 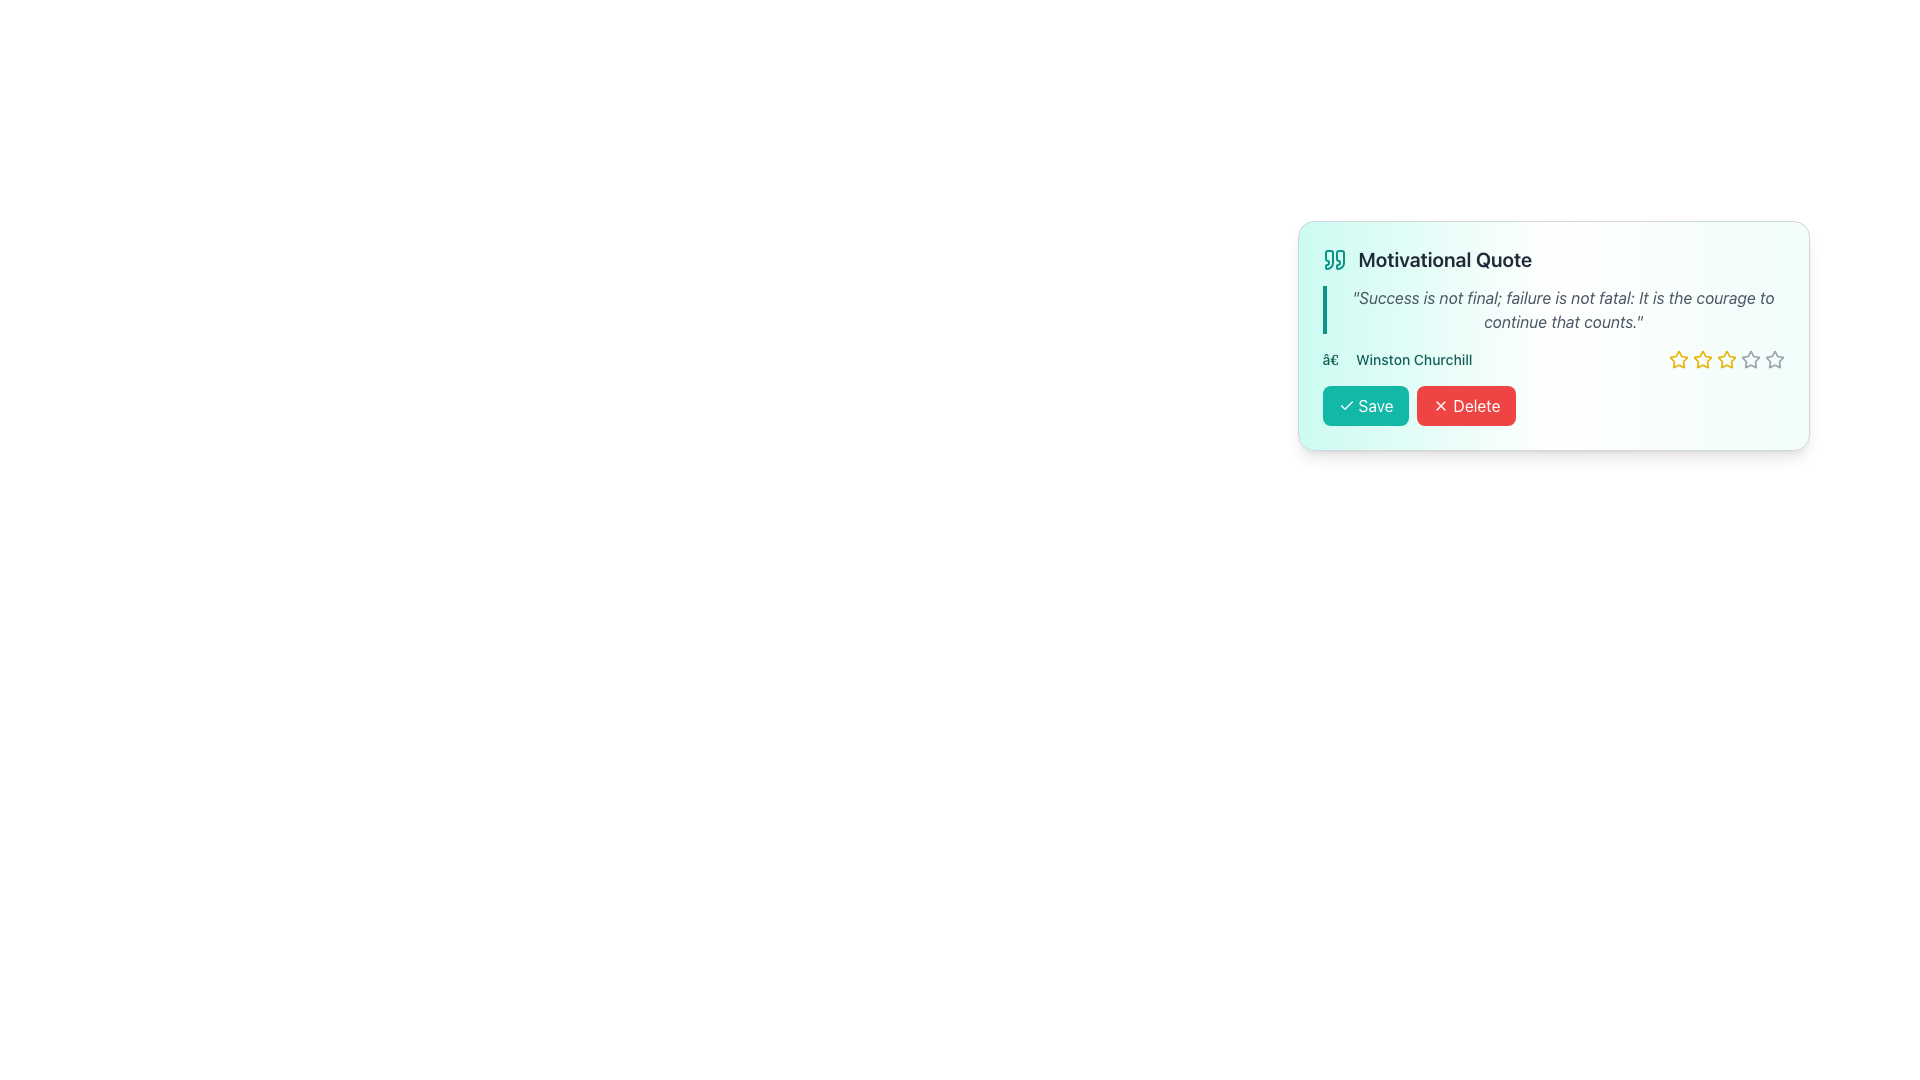 I want to click on the decorative icon representing a teal double quotation mark, which is the first element in the header row containing 'Motivational Quote', so click(x=1334, y=258).